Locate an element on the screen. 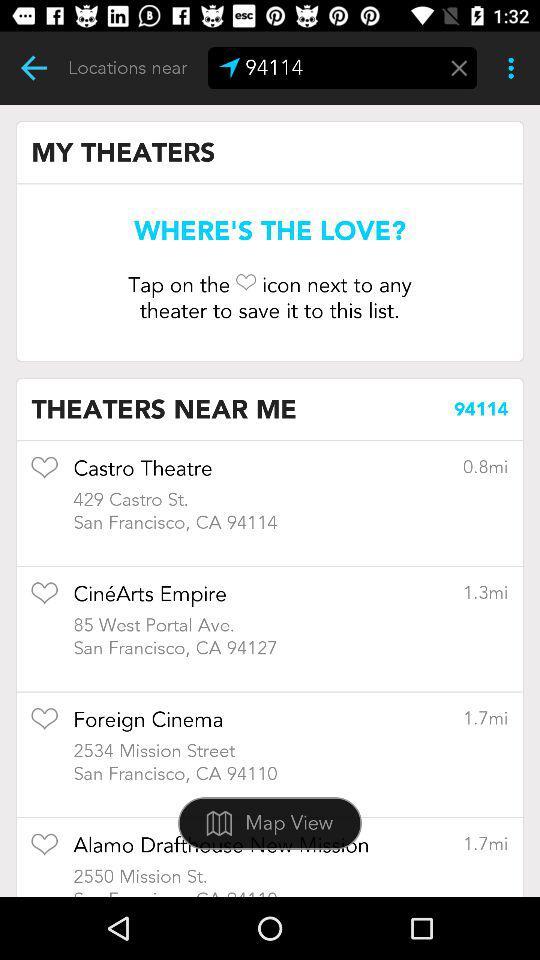 The height and width of the screenshot is (960, 540). like icon is located at coordinates (44, 600).